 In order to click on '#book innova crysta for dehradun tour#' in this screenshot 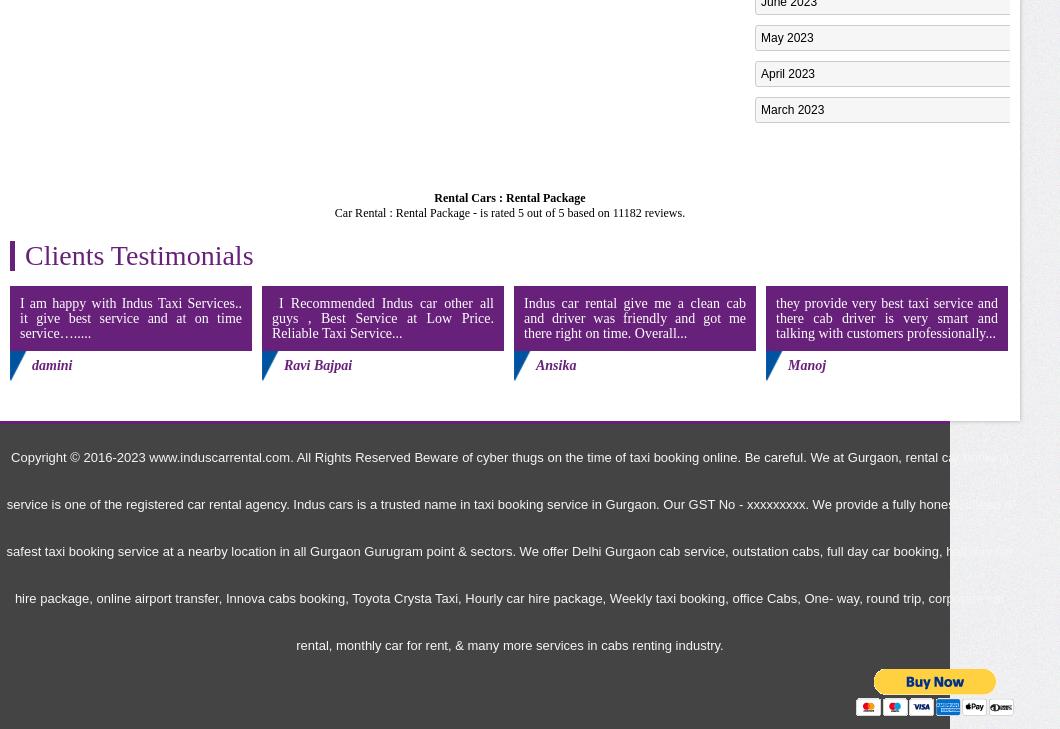, I will do `click(864, 634)`.